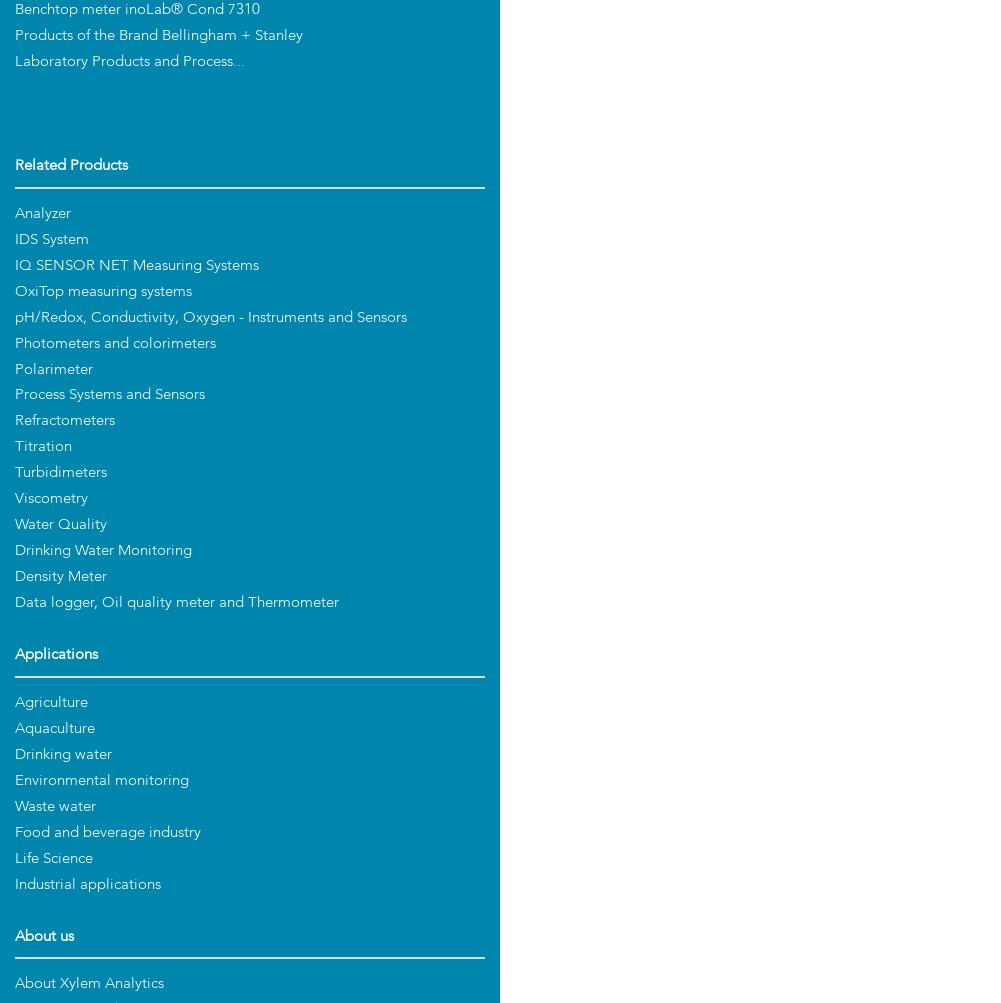 Image resolution: width=1001 pixels, height=1003 pixels. What do you see at coordinates (51, 239) in the screenshot?
I see `'IDS System'` at bounding box center [51, 239].